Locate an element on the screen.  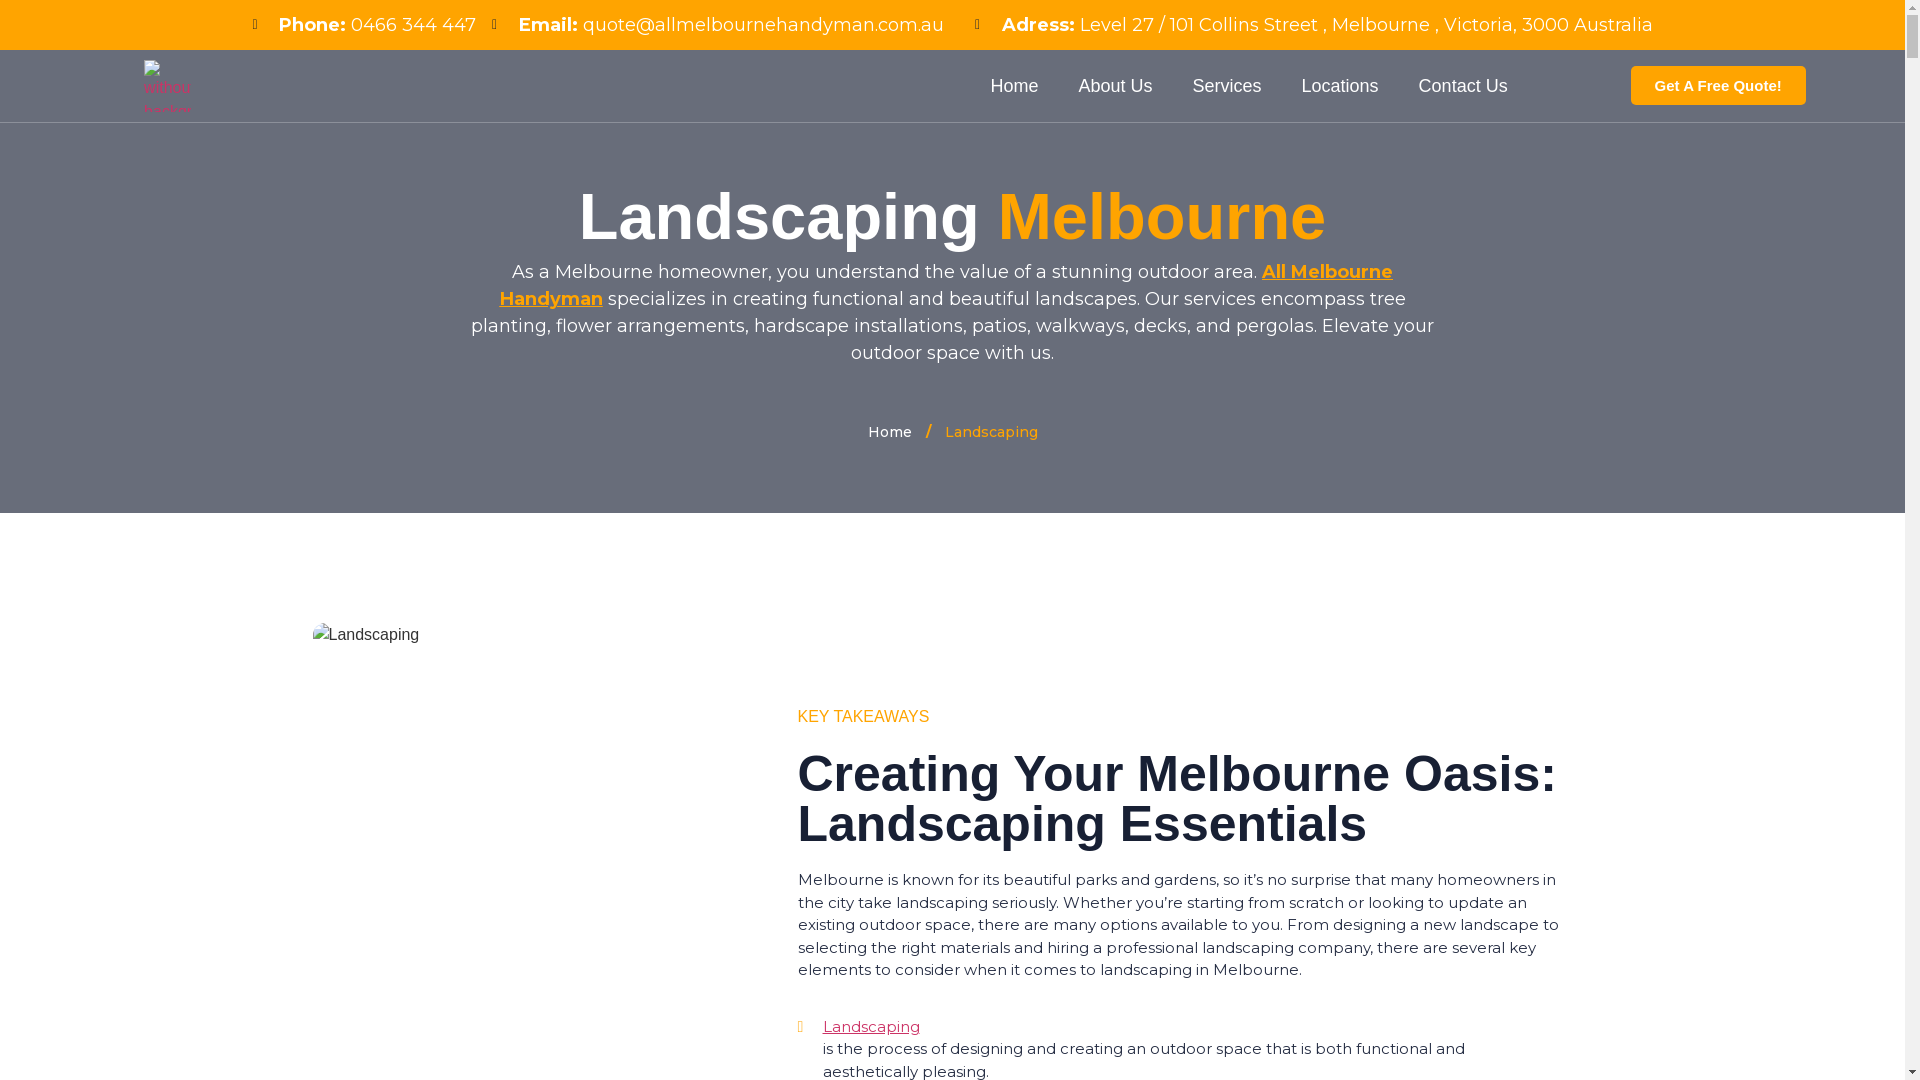
'Phone: 0466 344 447' is located at coordinates (364, 25).